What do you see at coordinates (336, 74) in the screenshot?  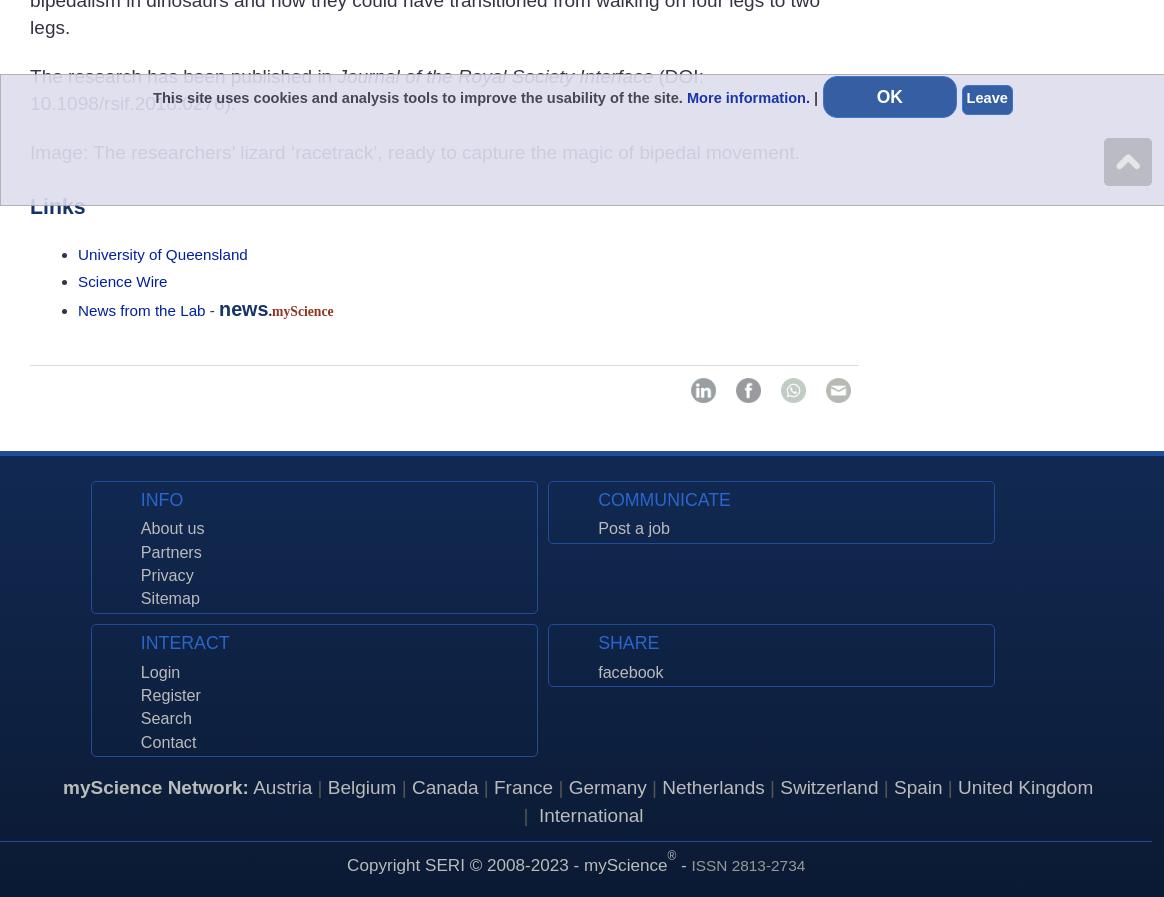 I see `'Journal of the Royal Society Interface'` at bounding box center [336, 74].